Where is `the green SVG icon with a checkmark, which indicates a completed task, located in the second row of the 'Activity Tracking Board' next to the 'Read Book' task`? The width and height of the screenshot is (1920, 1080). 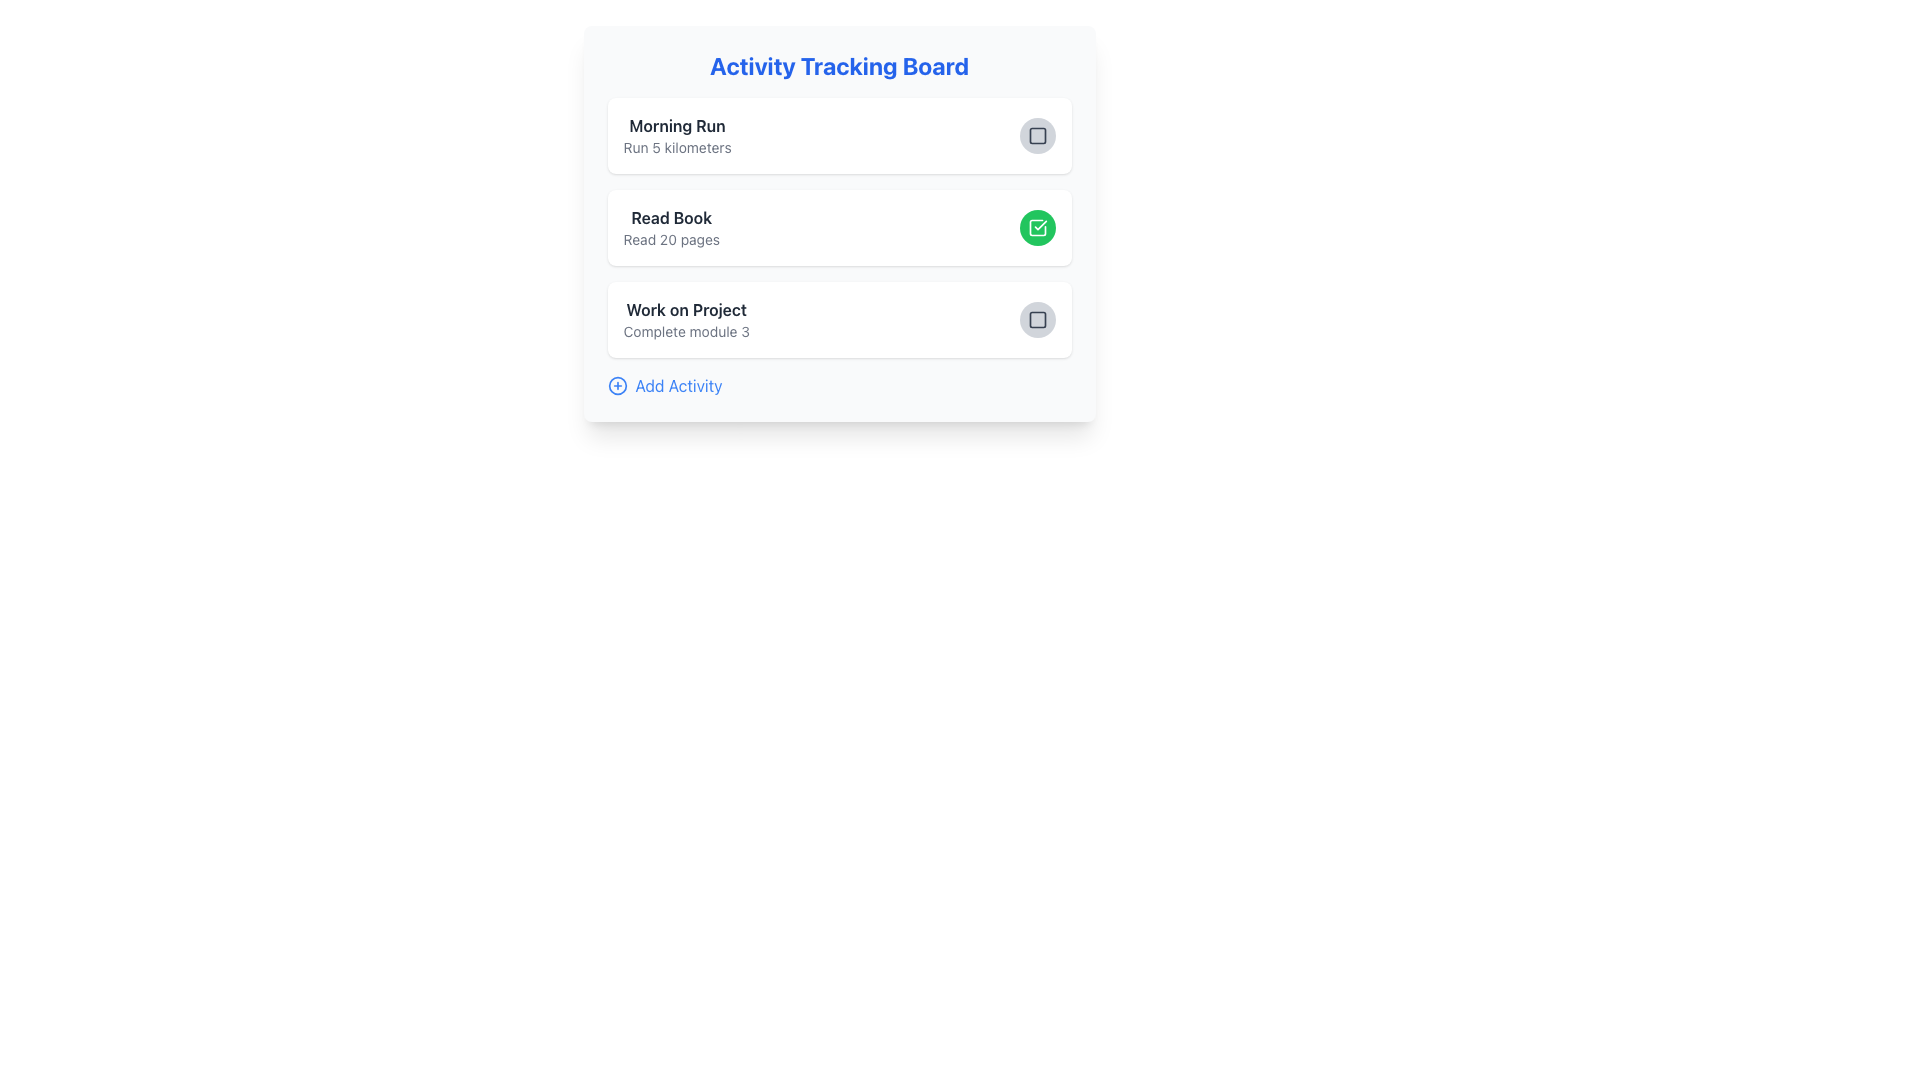
the green SVG icon with a checkmark, which indicates a completed task, located in the second row of the 'Activity Tracking Board' next to the 'Read Book' task is located at coordinates (1037, 226).